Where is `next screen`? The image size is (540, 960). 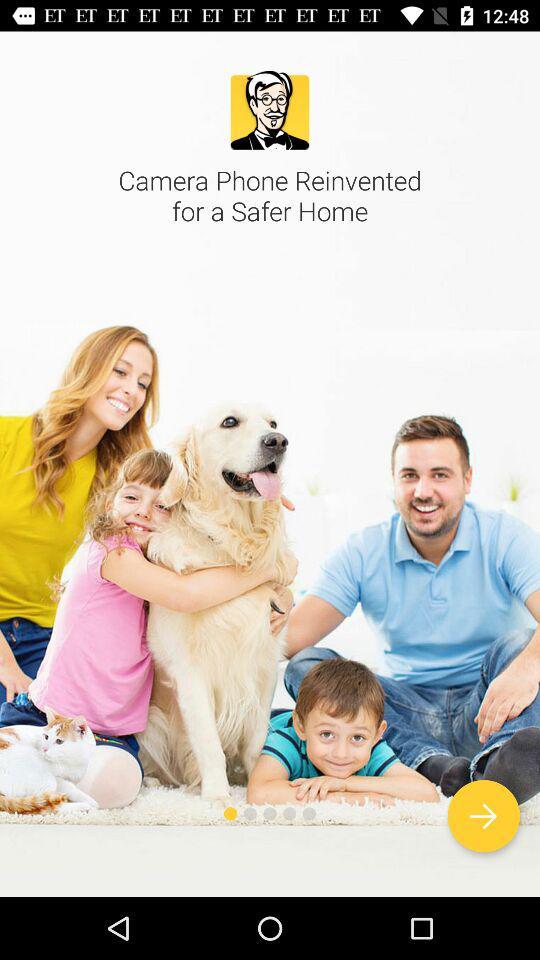
next screen is located at coordinates (482, 816).